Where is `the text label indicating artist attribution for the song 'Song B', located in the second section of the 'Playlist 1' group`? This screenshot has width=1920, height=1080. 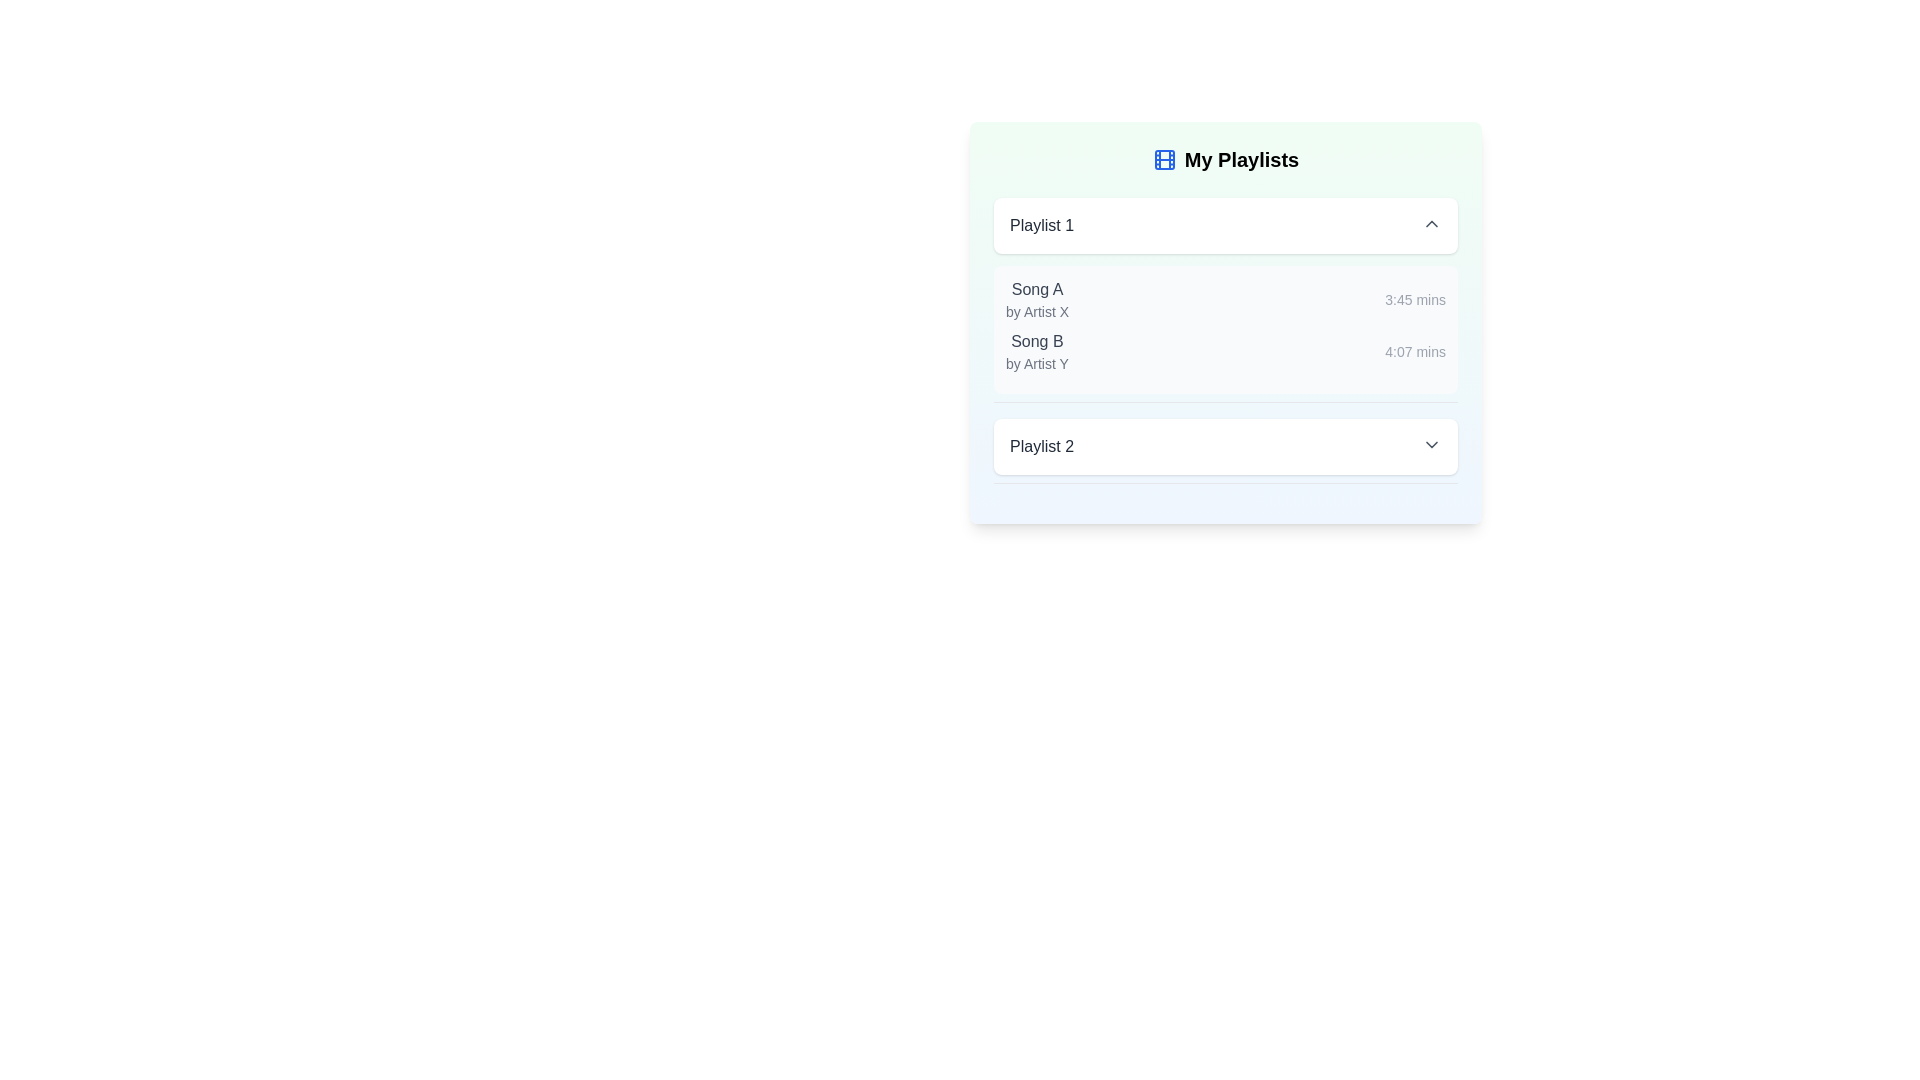 the text label indicating artist attribution for the song 'Song B', located in the second section of the 'Playlist 1' group is located at coordinates (1037, 363).